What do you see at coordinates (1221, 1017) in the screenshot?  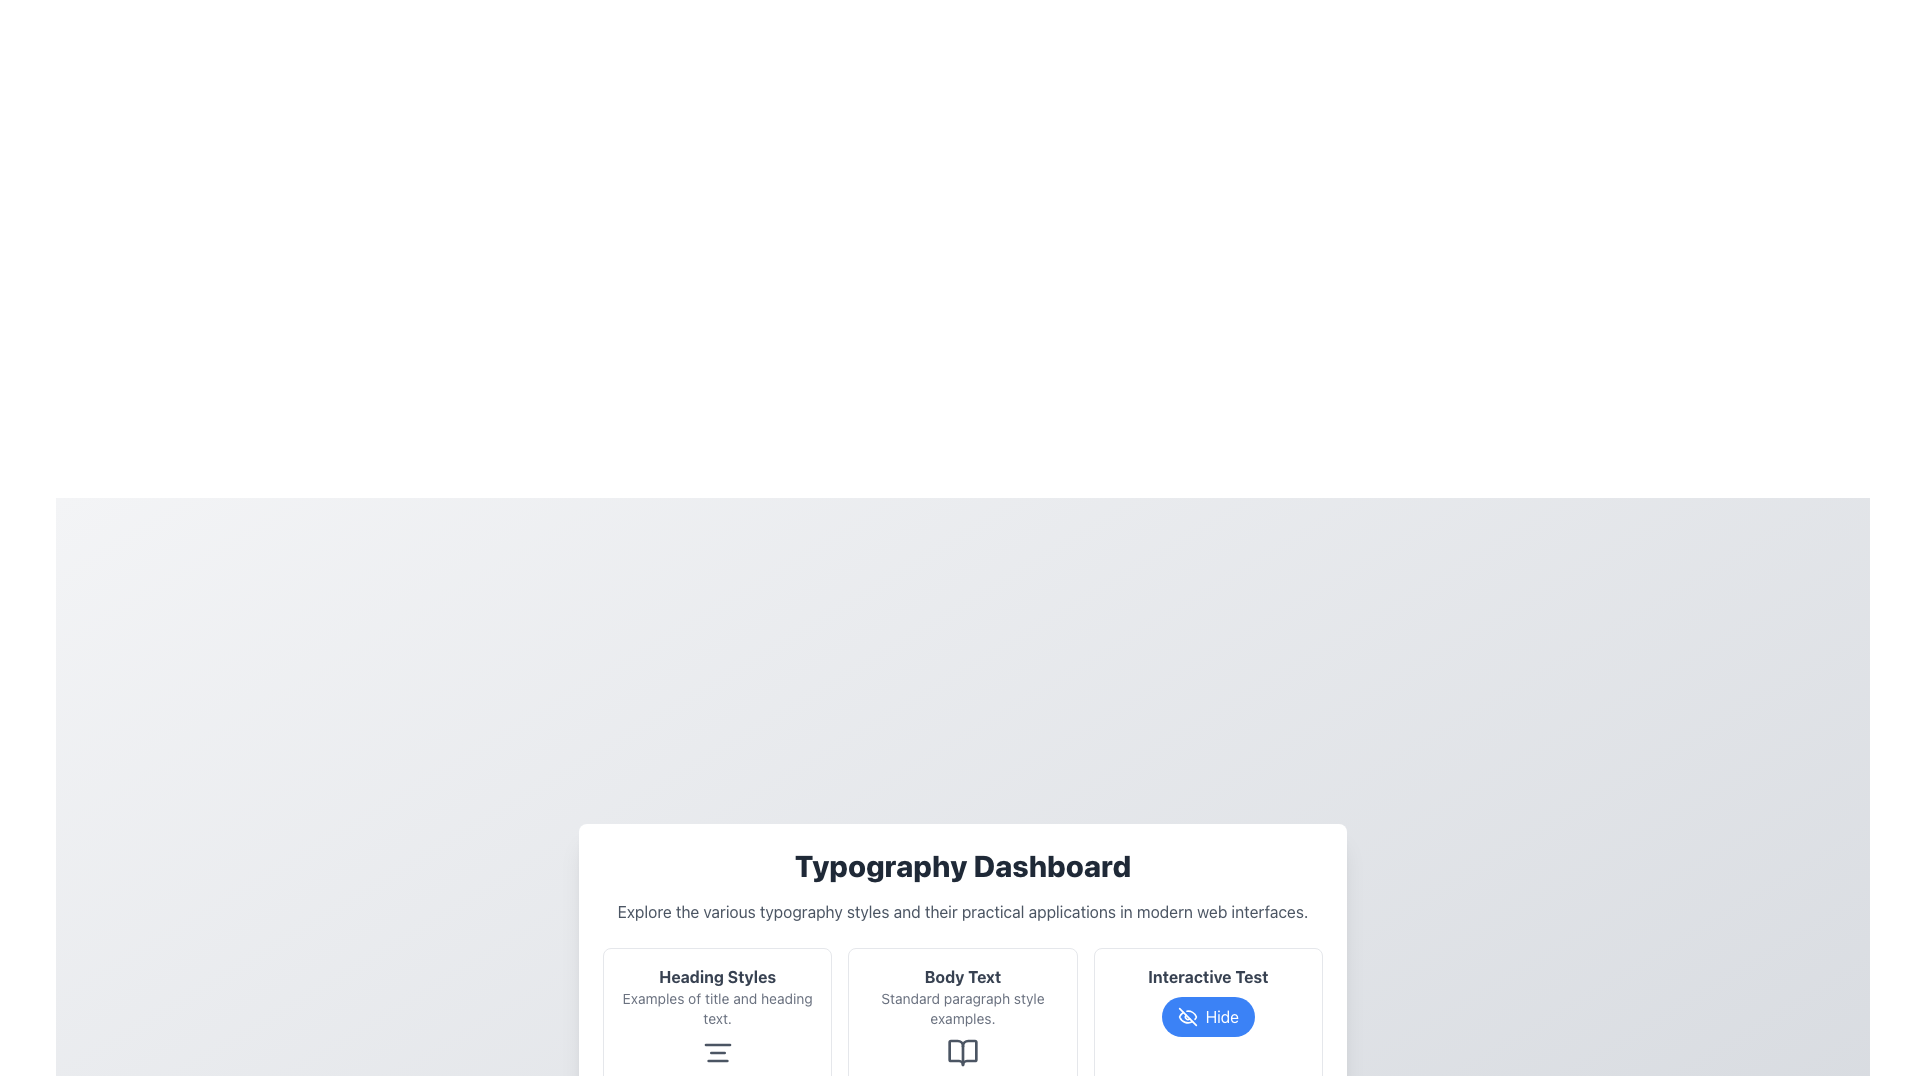 I see `text label indicating the button's action for hiding something, located in the 'Interactive Test' section near the bottom-right of the page, to the right of an eye-off icon` at bounding box center [1221, 1017].